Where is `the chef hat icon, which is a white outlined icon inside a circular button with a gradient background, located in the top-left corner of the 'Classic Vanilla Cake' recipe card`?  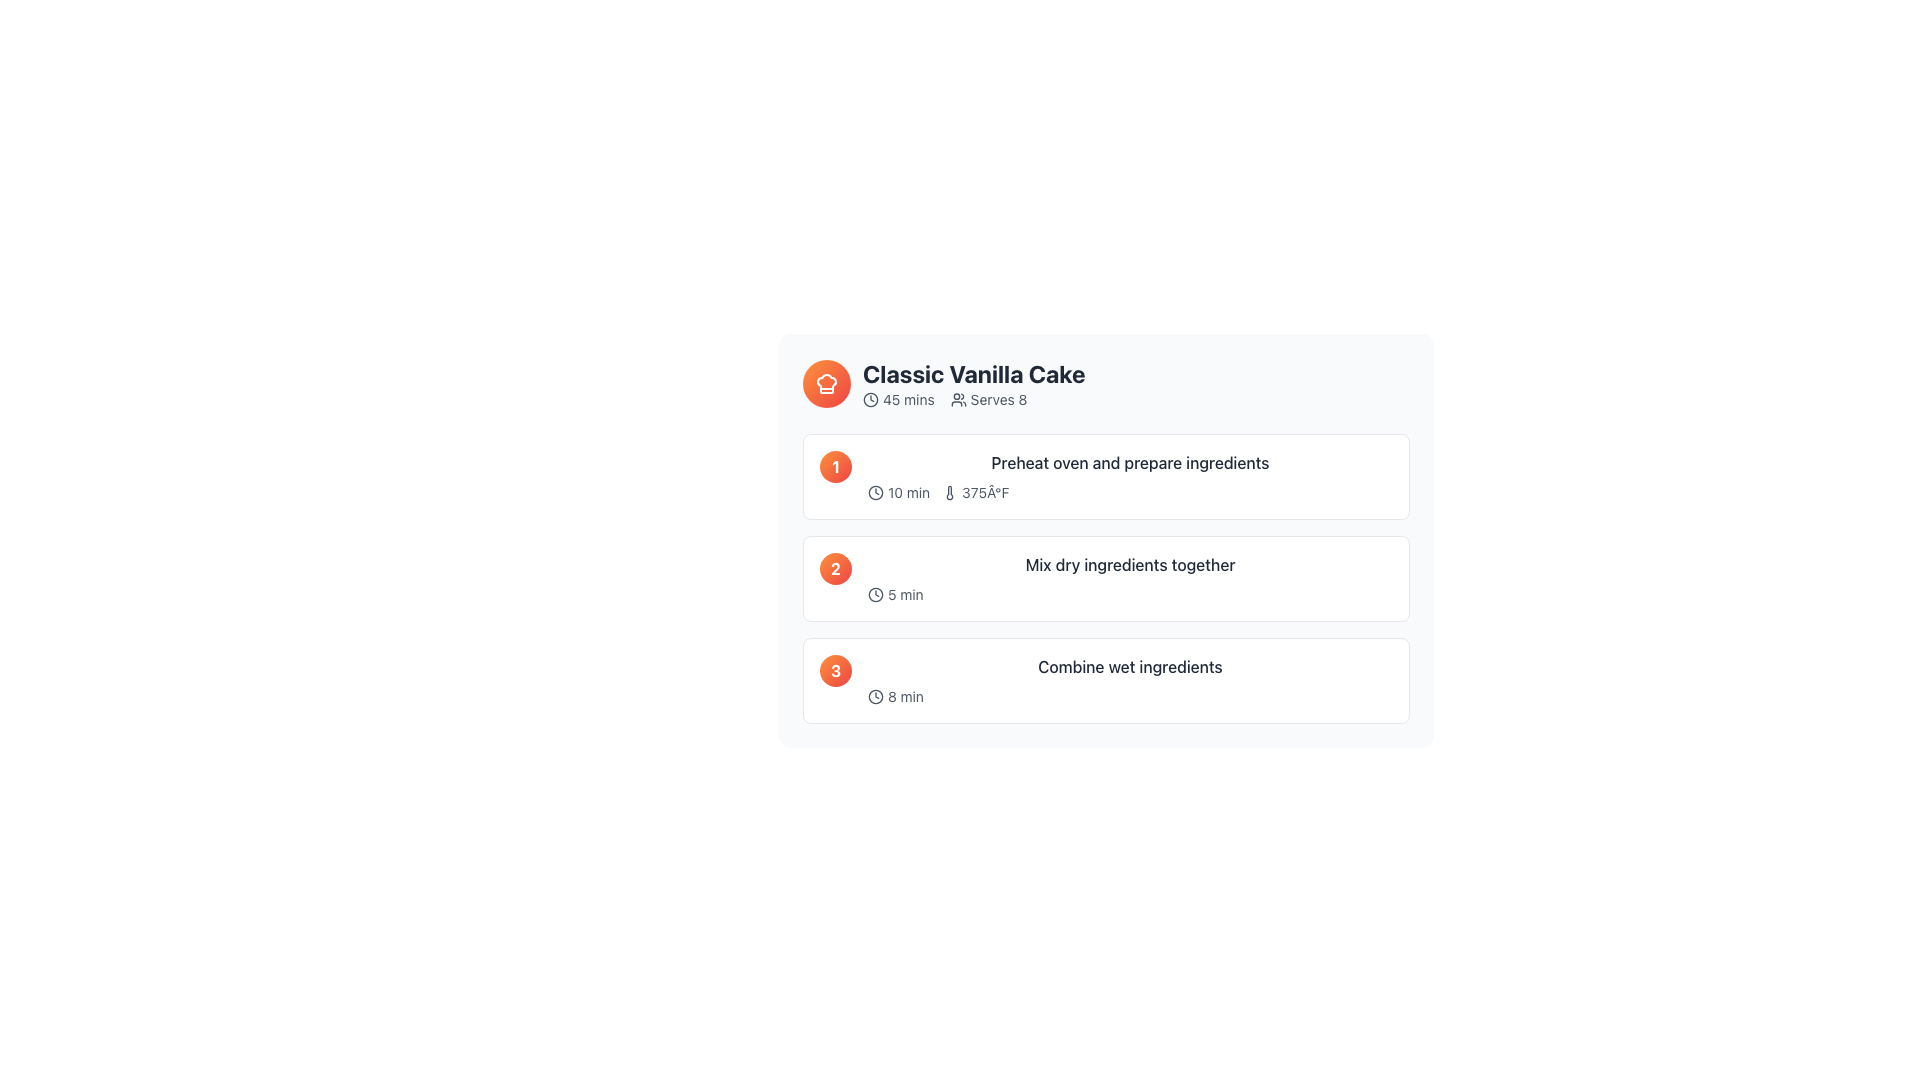
the chef hat icon, which is a white outlined icon inside a circular button with a gradient background, located in the top-left corner of the 'Classic Vanilla Cake' recipe card is located at coordinates (826, 384).